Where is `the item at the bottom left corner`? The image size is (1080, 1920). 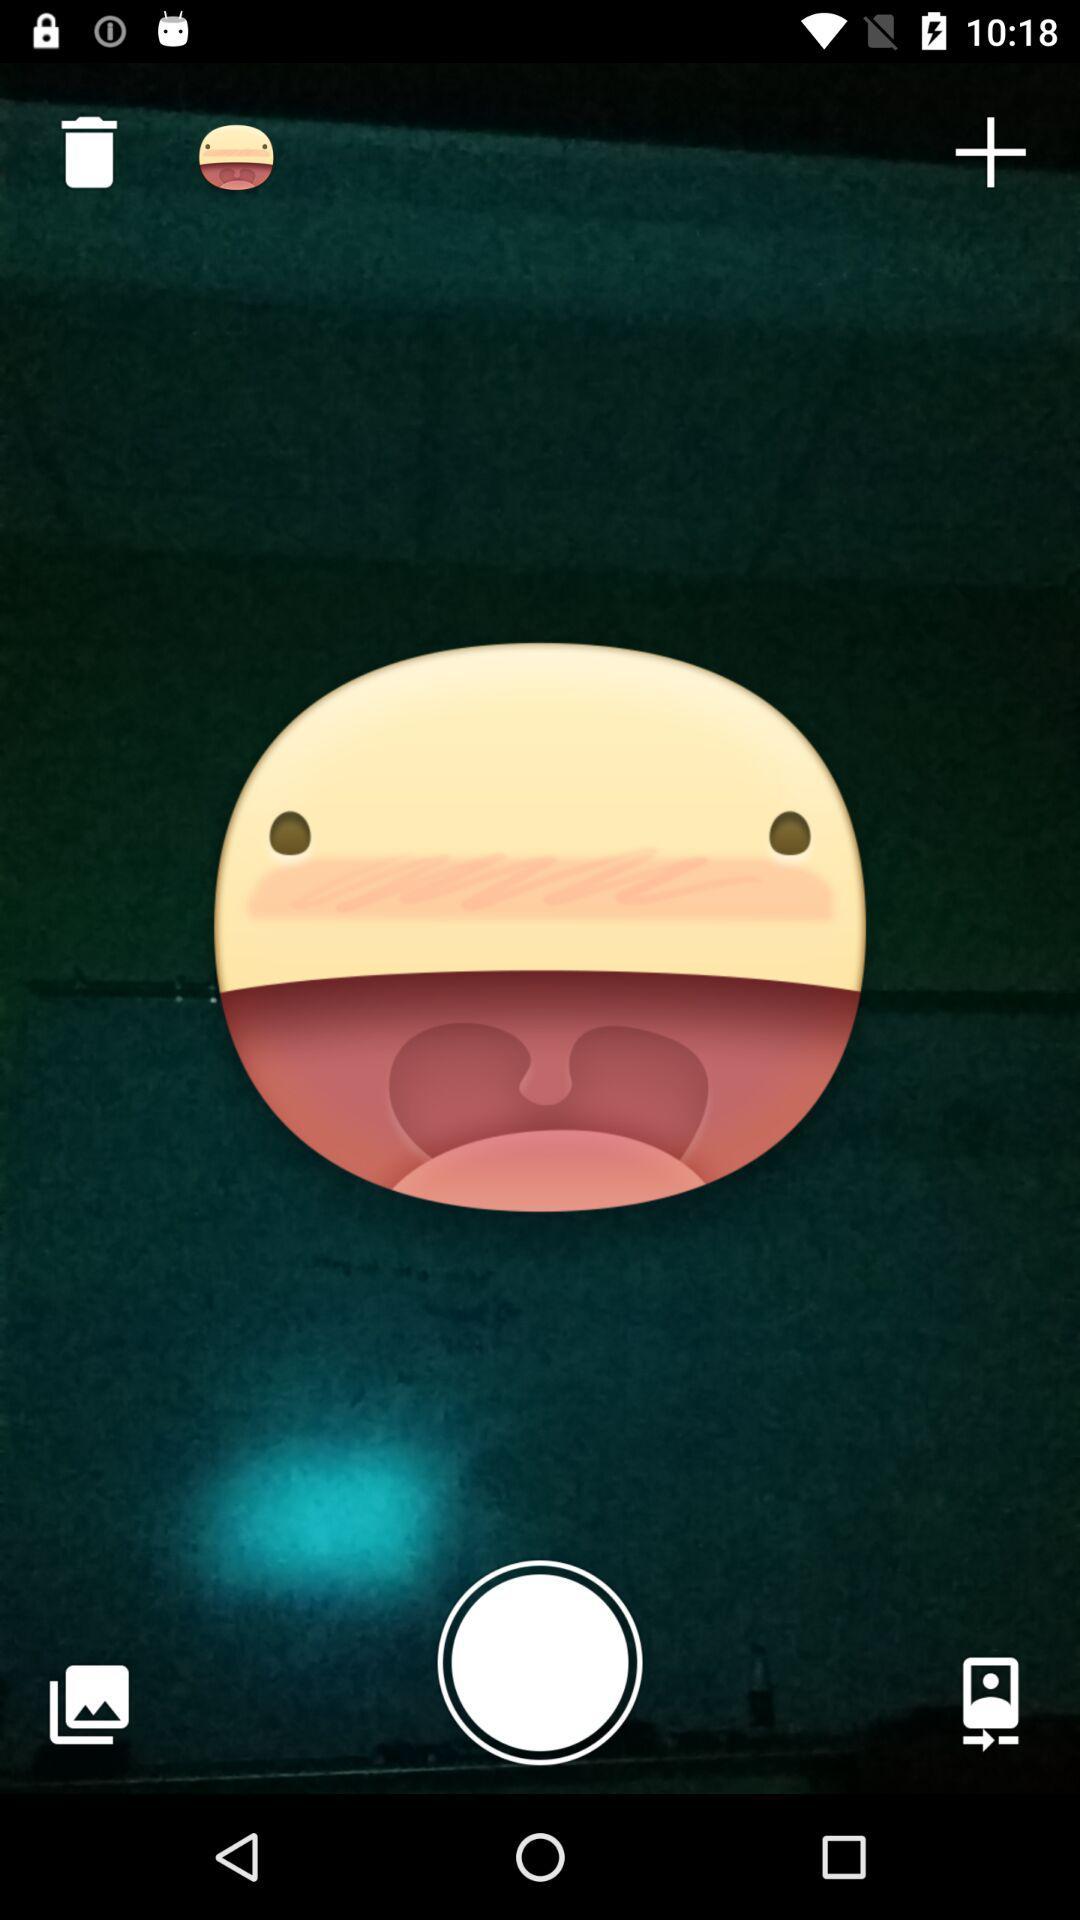 the item at the bottom left corner is located at coordinates (88, 1703).